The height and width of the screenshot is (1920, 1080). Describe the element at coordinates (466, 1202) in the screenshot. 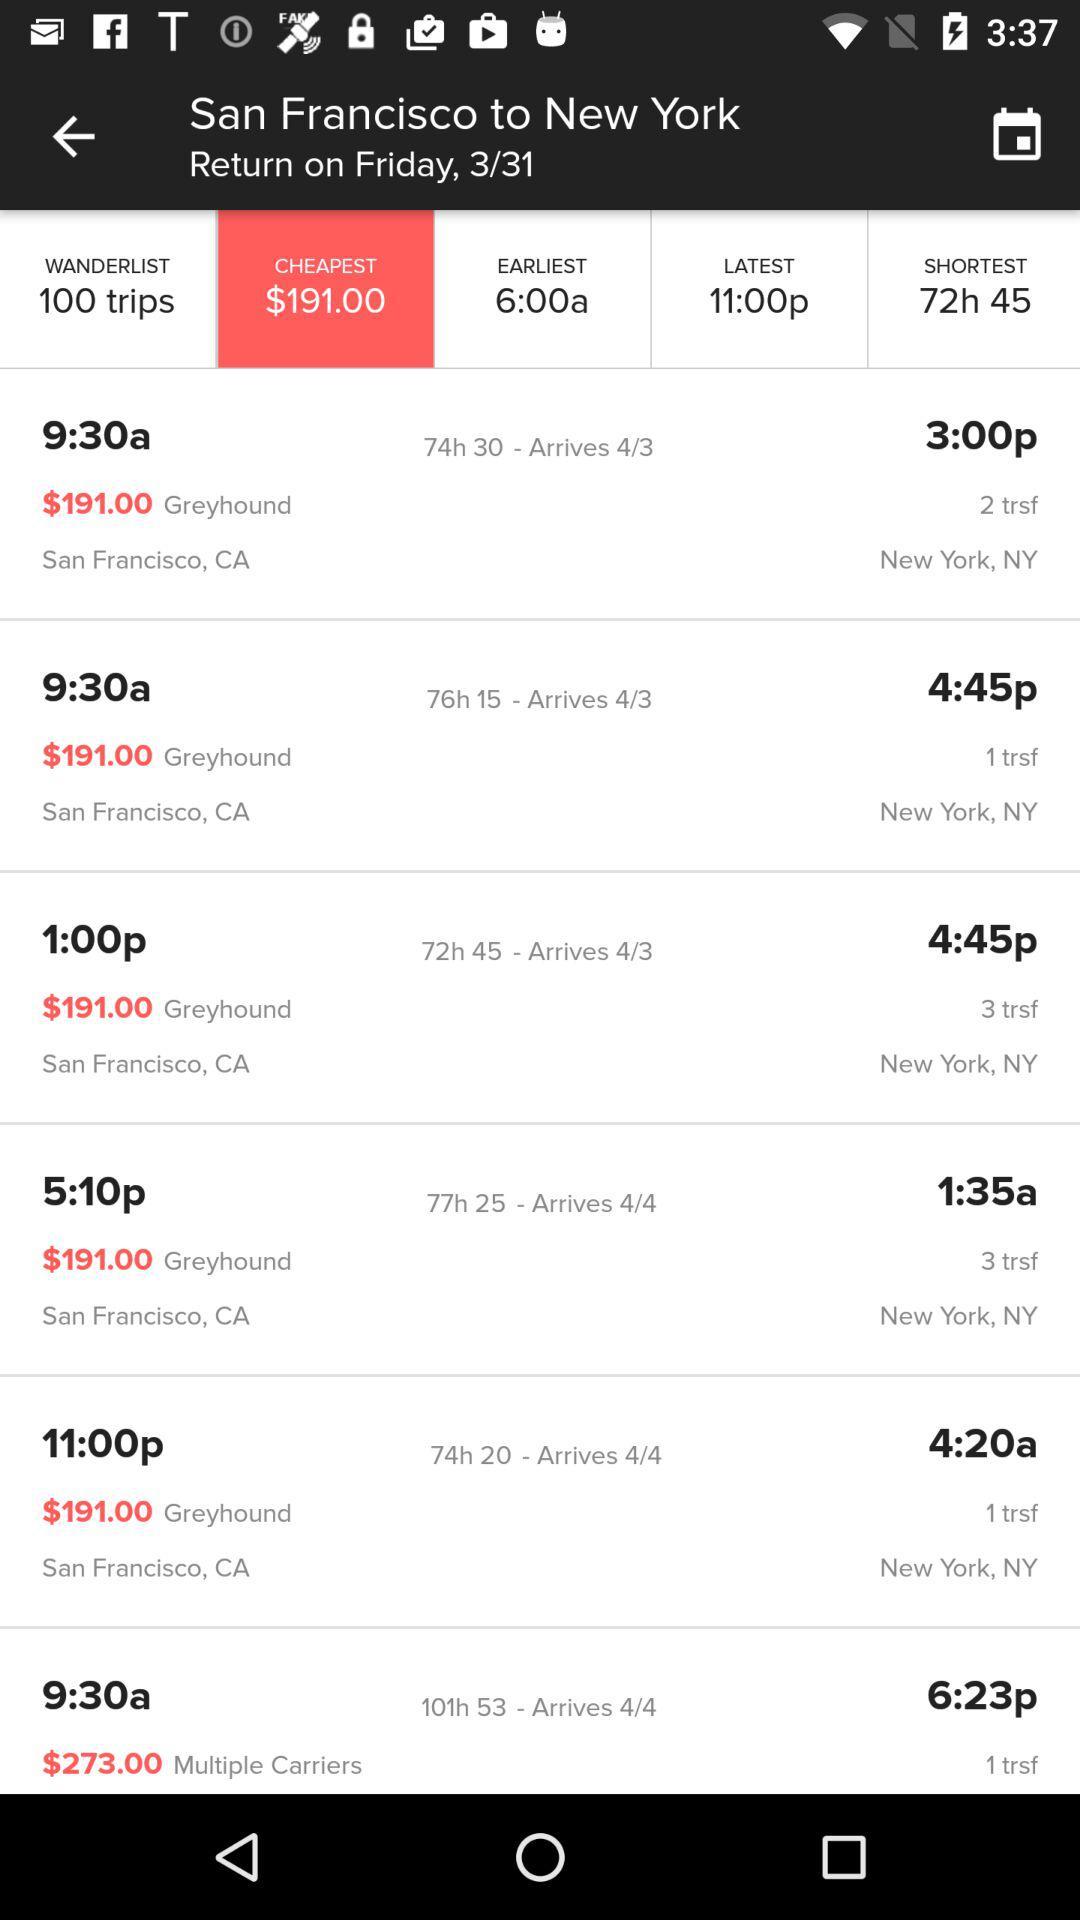

I see `the item to the right of the 5:10p` at that location.